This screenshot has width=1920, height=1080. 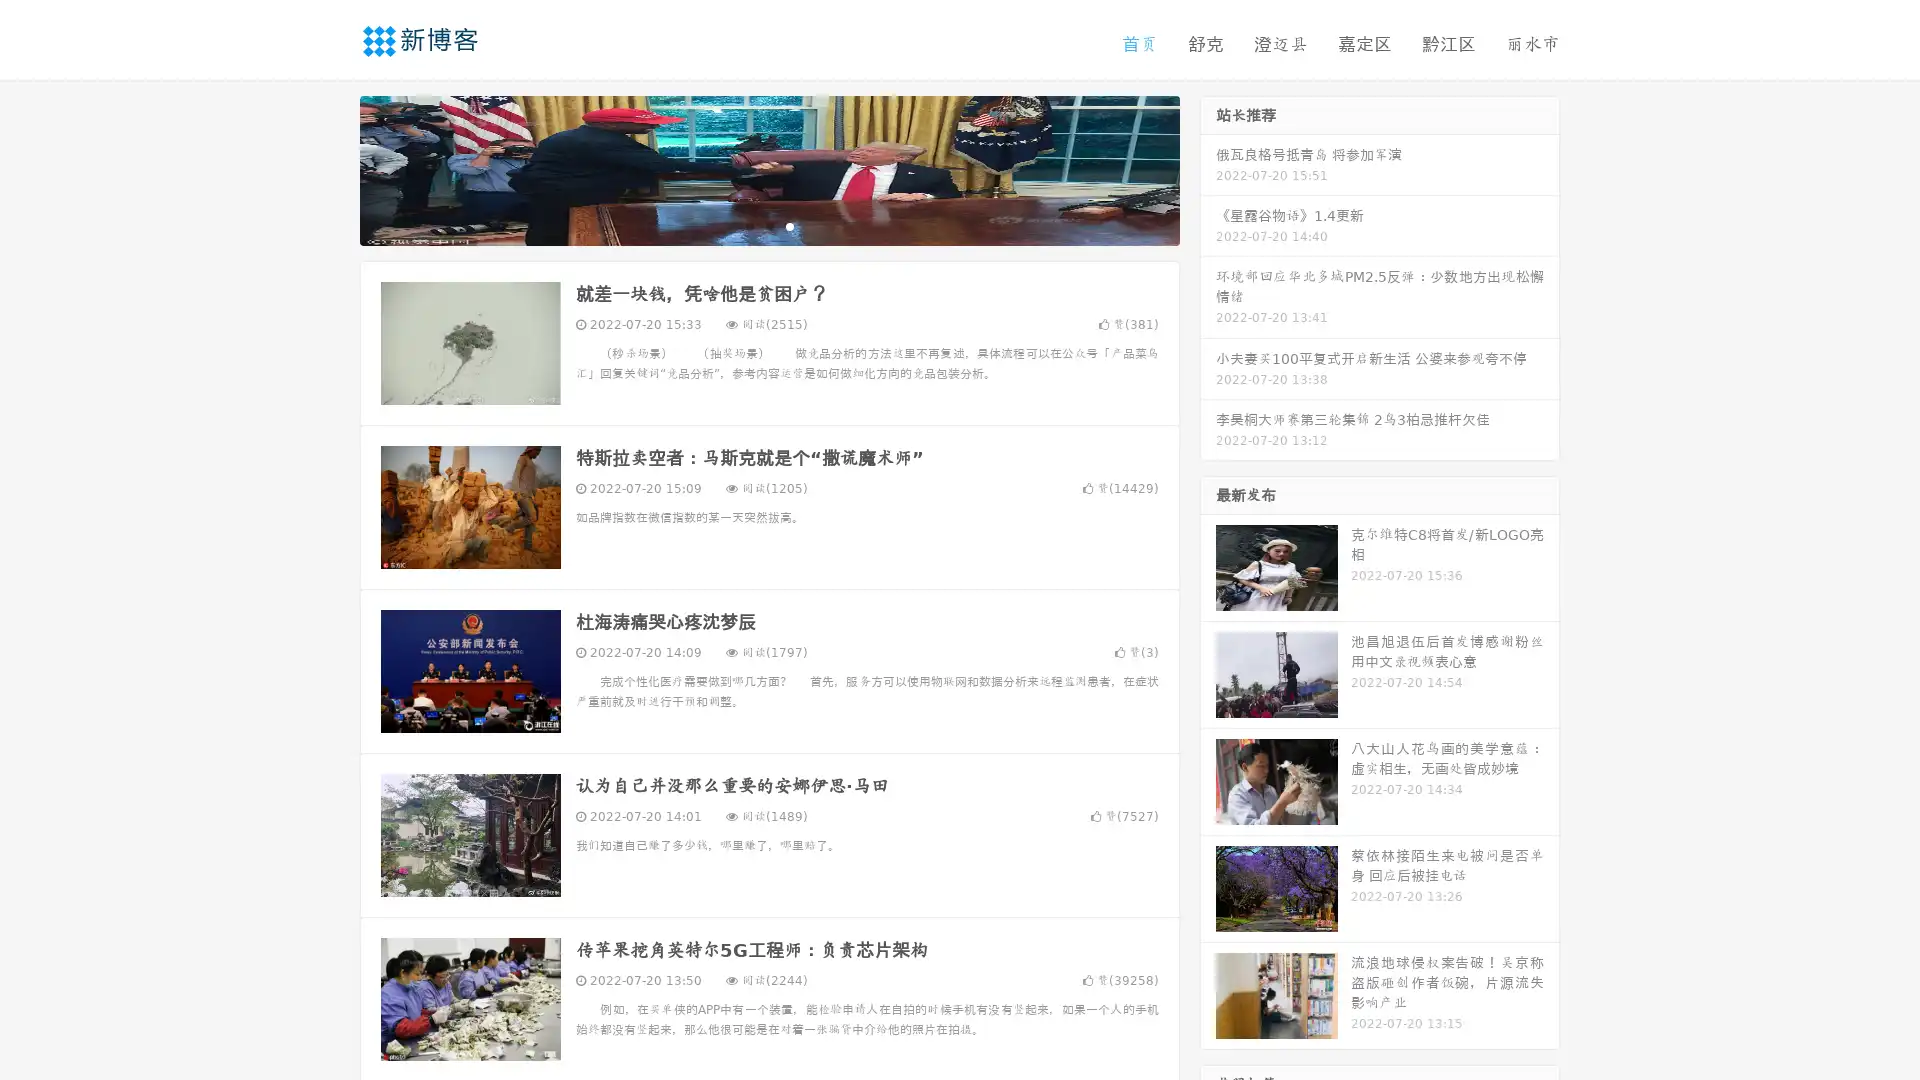 What do you see at coordinates (789, 225) in the screenshot?
I see `Go to slide 3` at bounding box center [789, 225].